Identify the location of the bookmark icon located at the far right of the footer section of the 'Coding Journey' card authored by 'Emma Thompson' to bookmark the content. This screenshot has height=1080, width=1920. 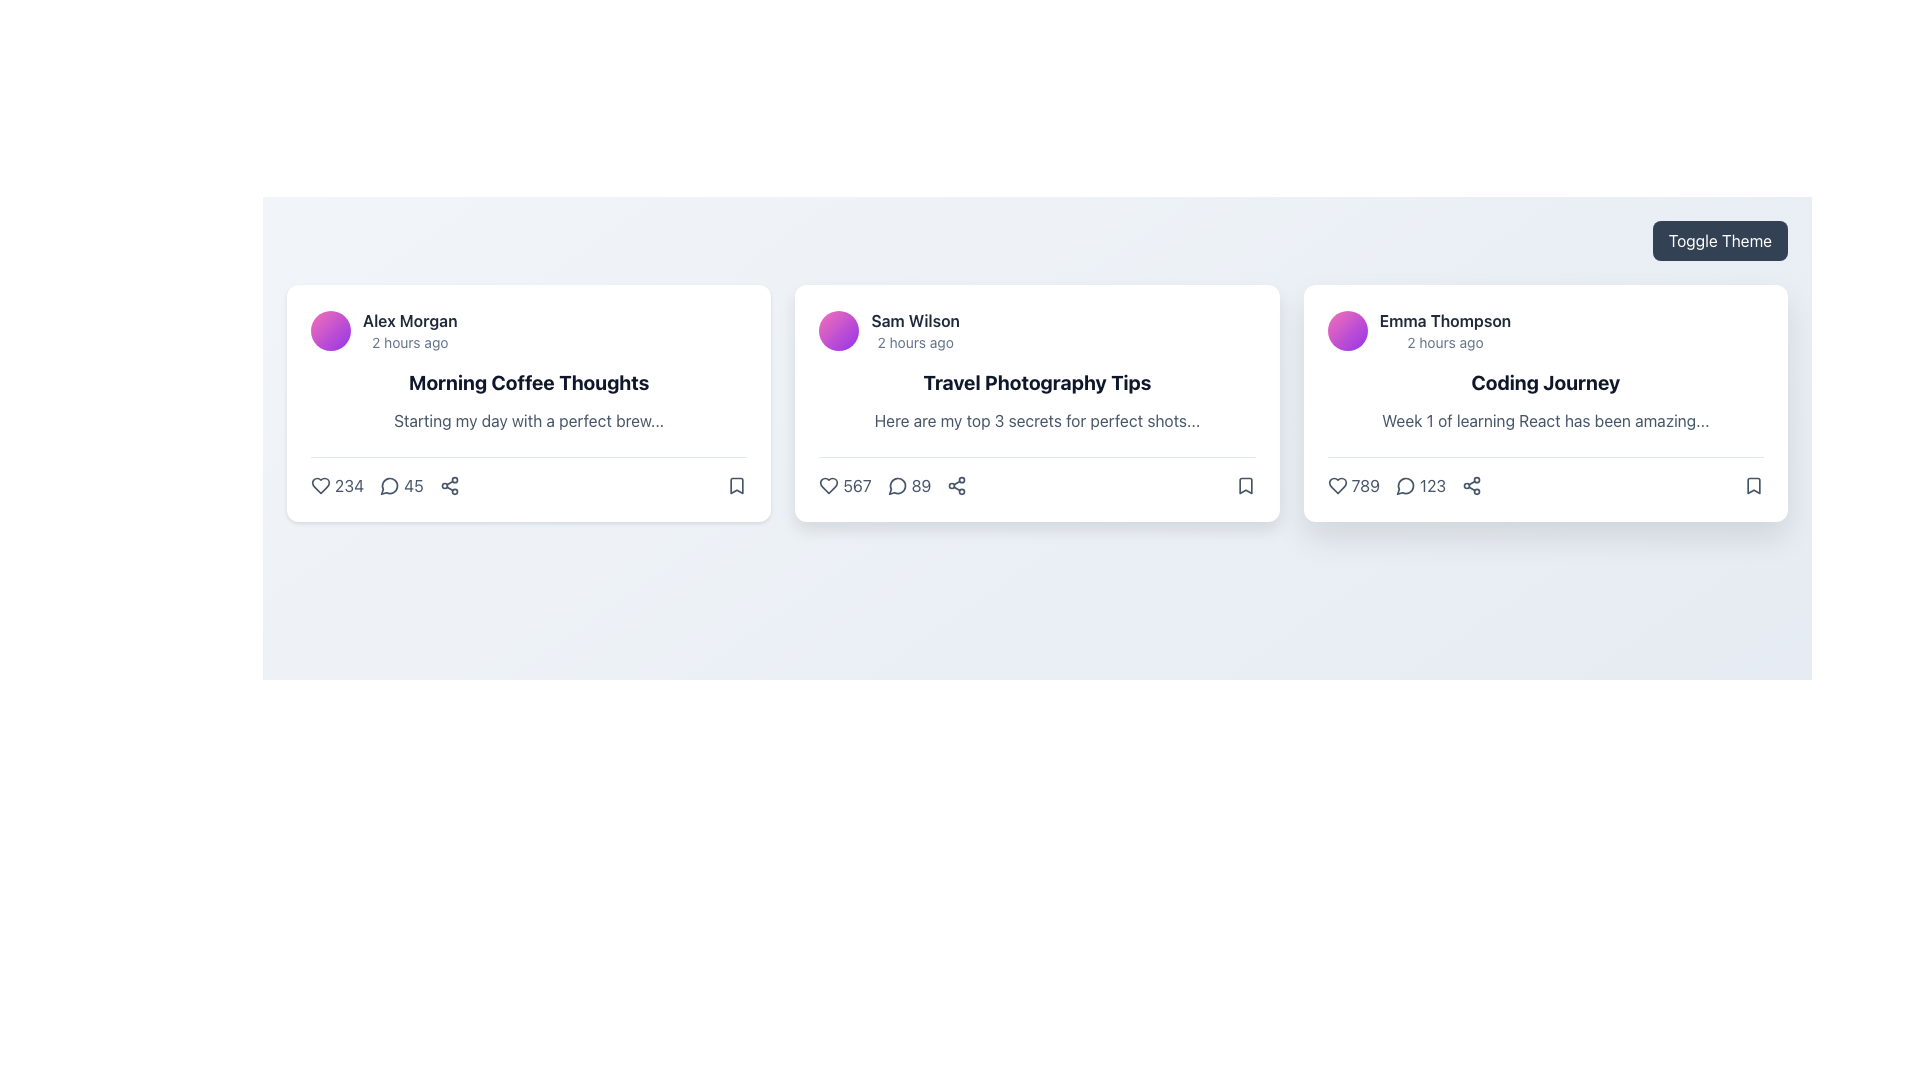
(1752, 486).